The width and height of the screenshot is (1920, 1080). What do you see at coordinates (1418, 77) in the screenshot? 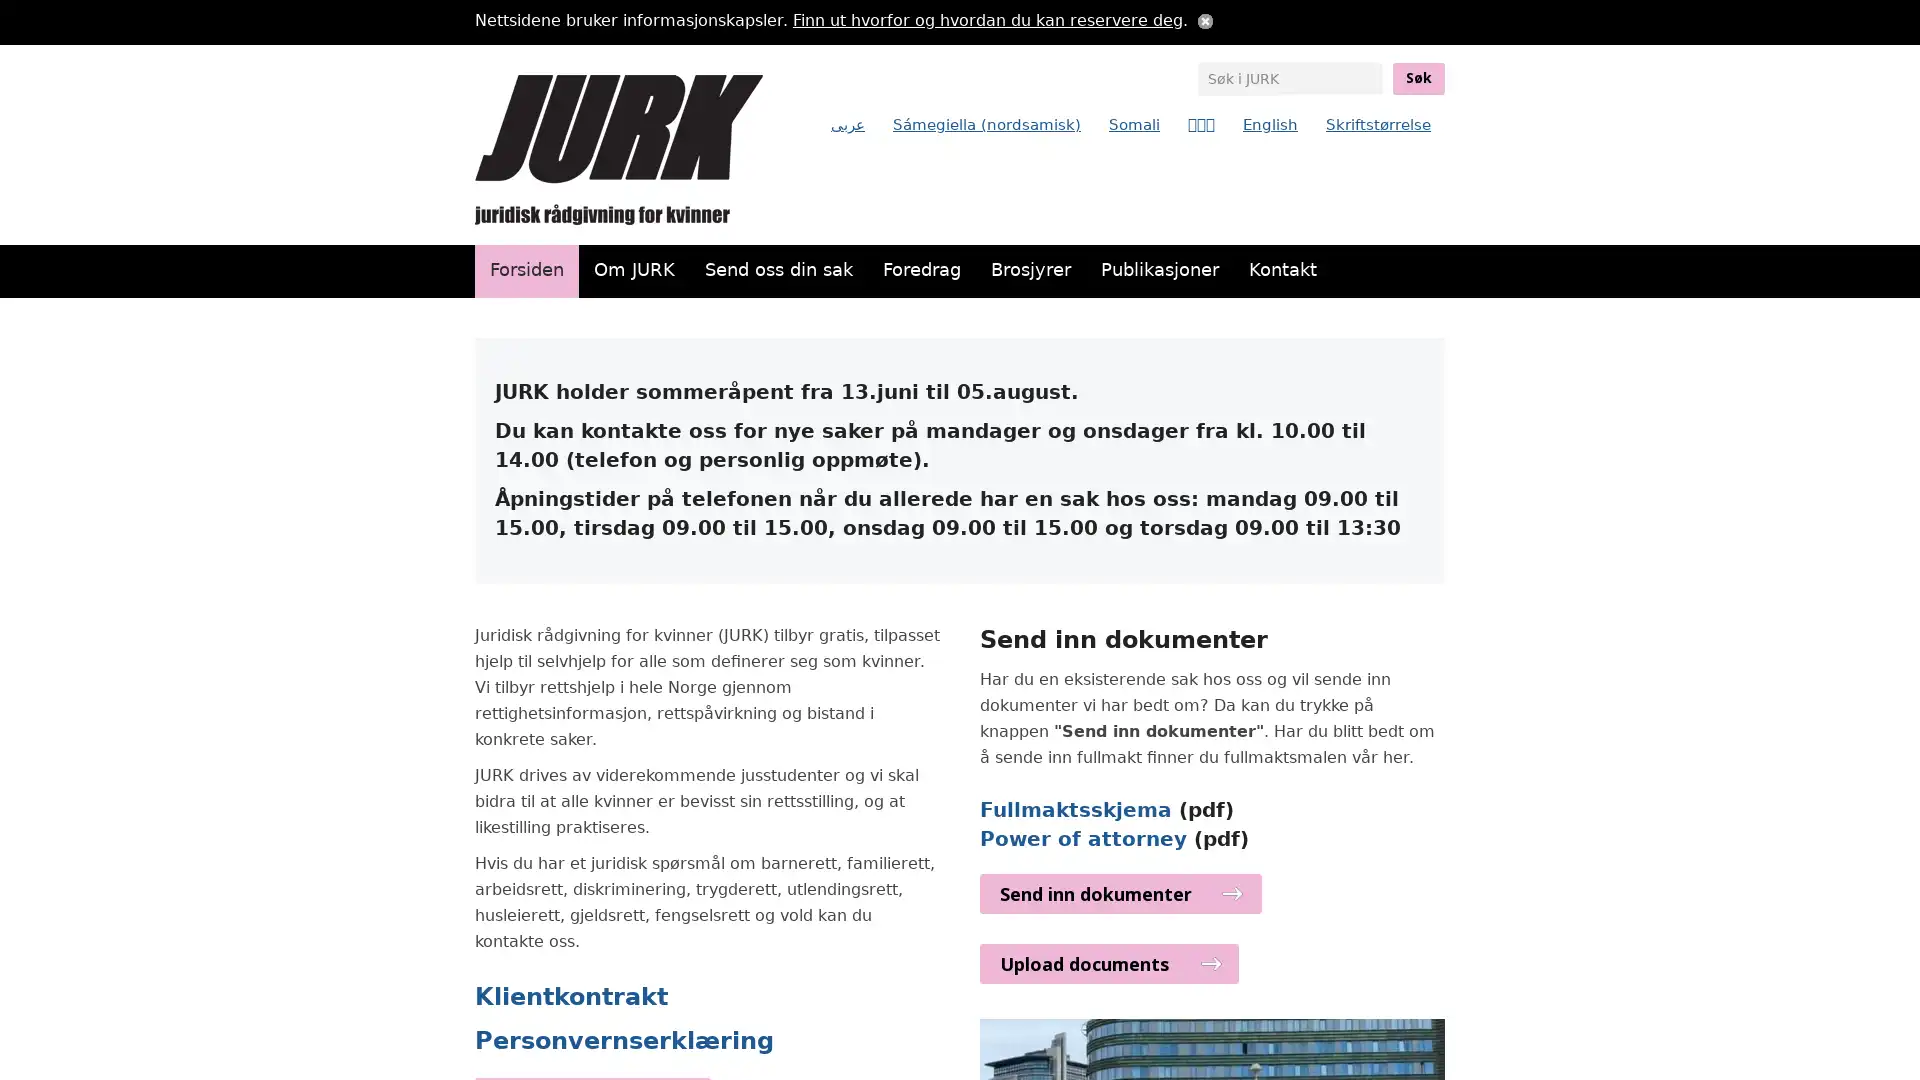
I see `Sk` at bounding box center [1418, 77].